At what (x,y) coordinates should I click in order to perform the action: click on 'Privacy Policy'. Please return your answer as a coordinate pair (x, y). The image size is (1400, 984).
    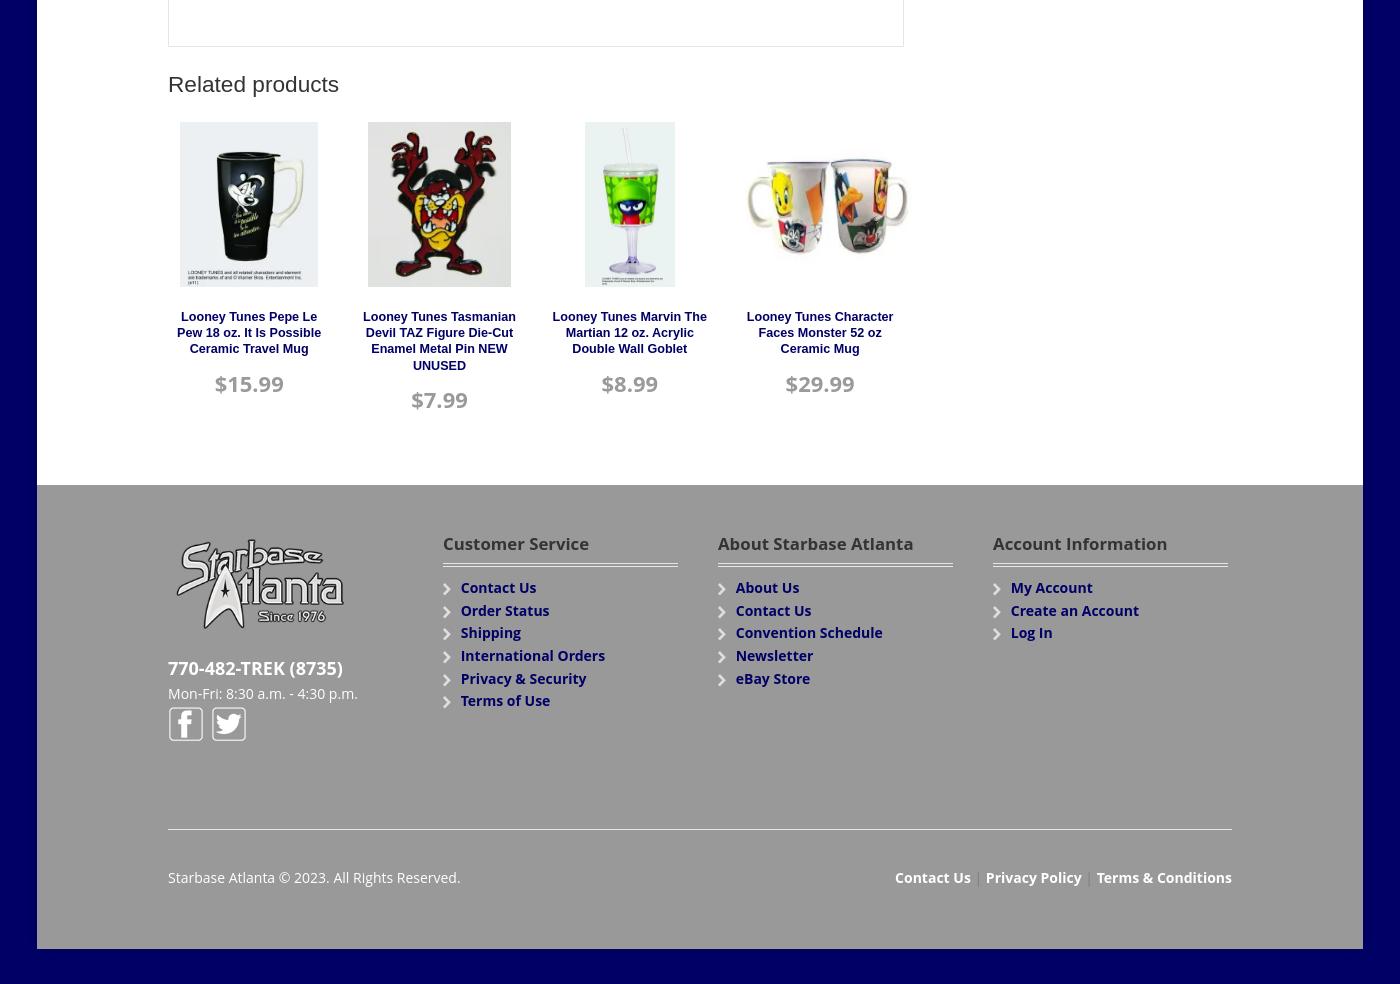
    Looking at the image, I should click on (1033, 876).